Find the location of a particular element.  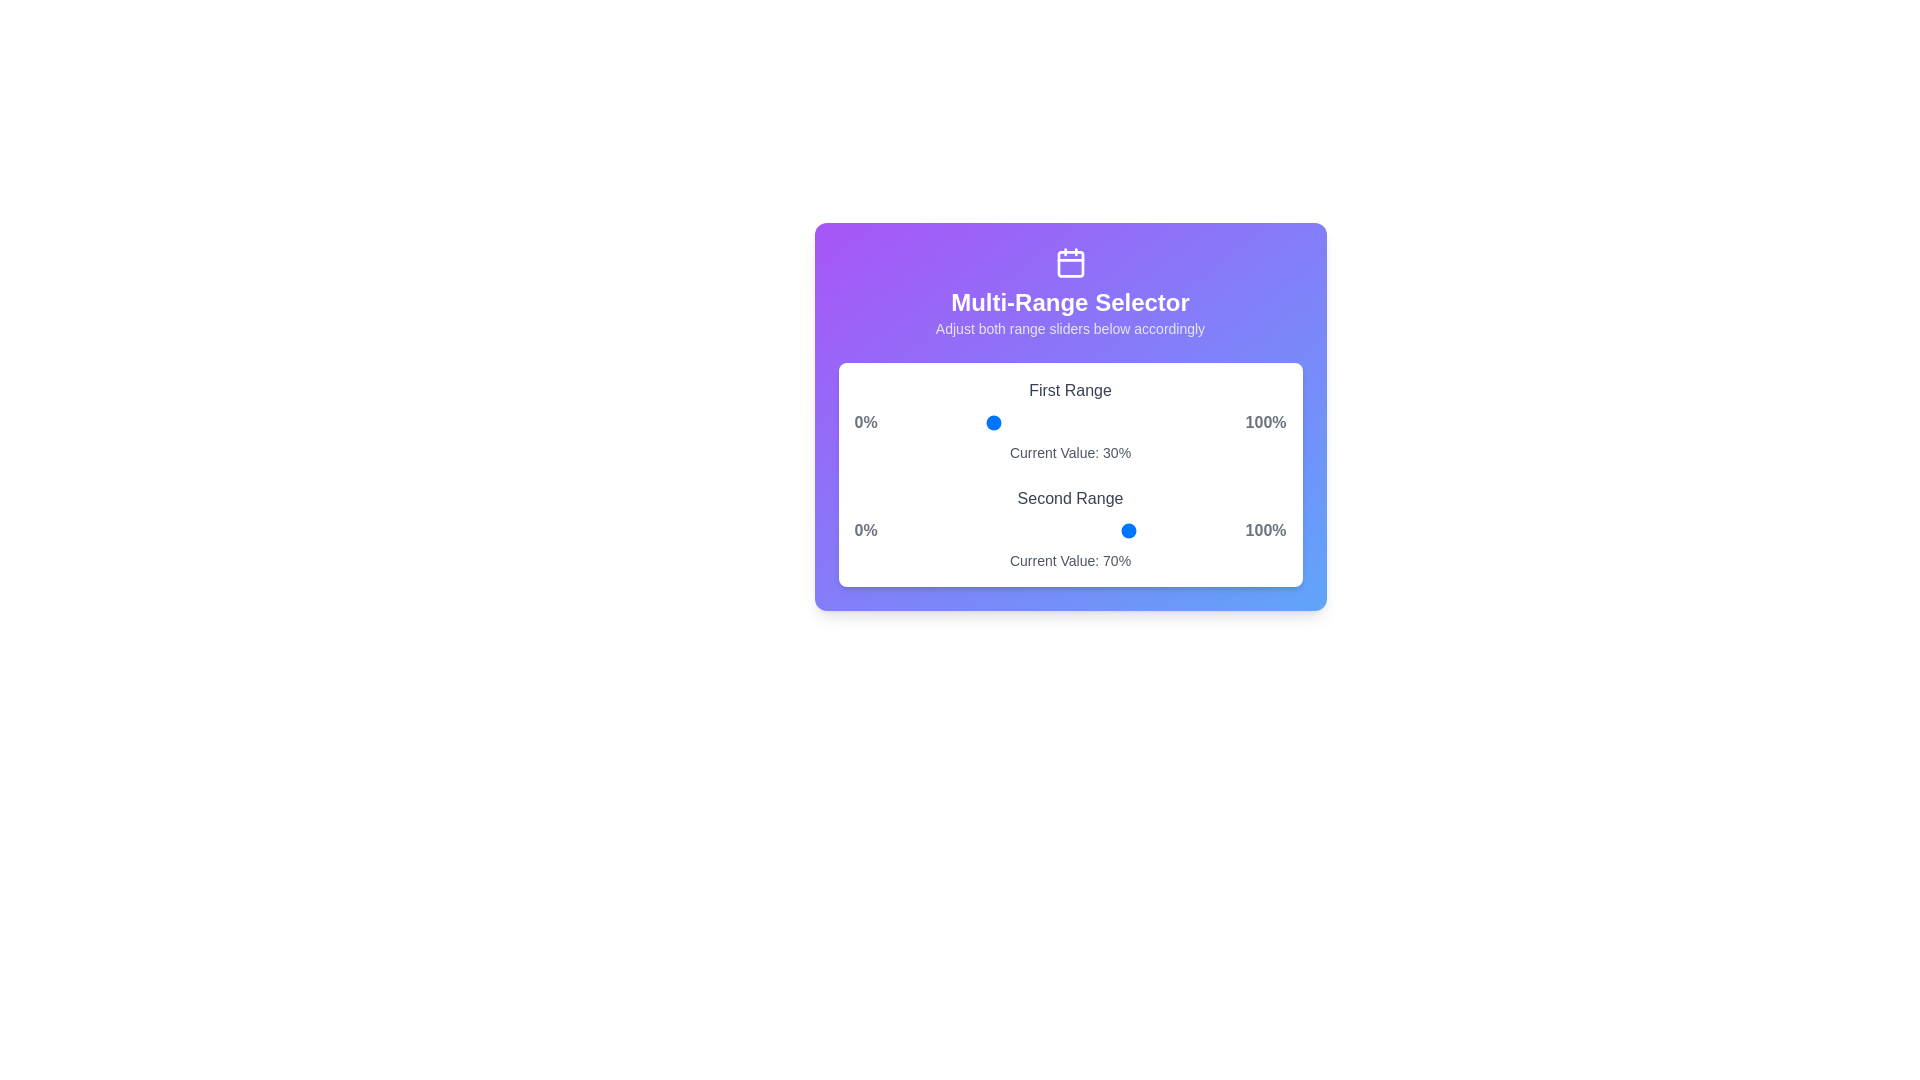

the second range slider is located at coordinates (1184, 530).